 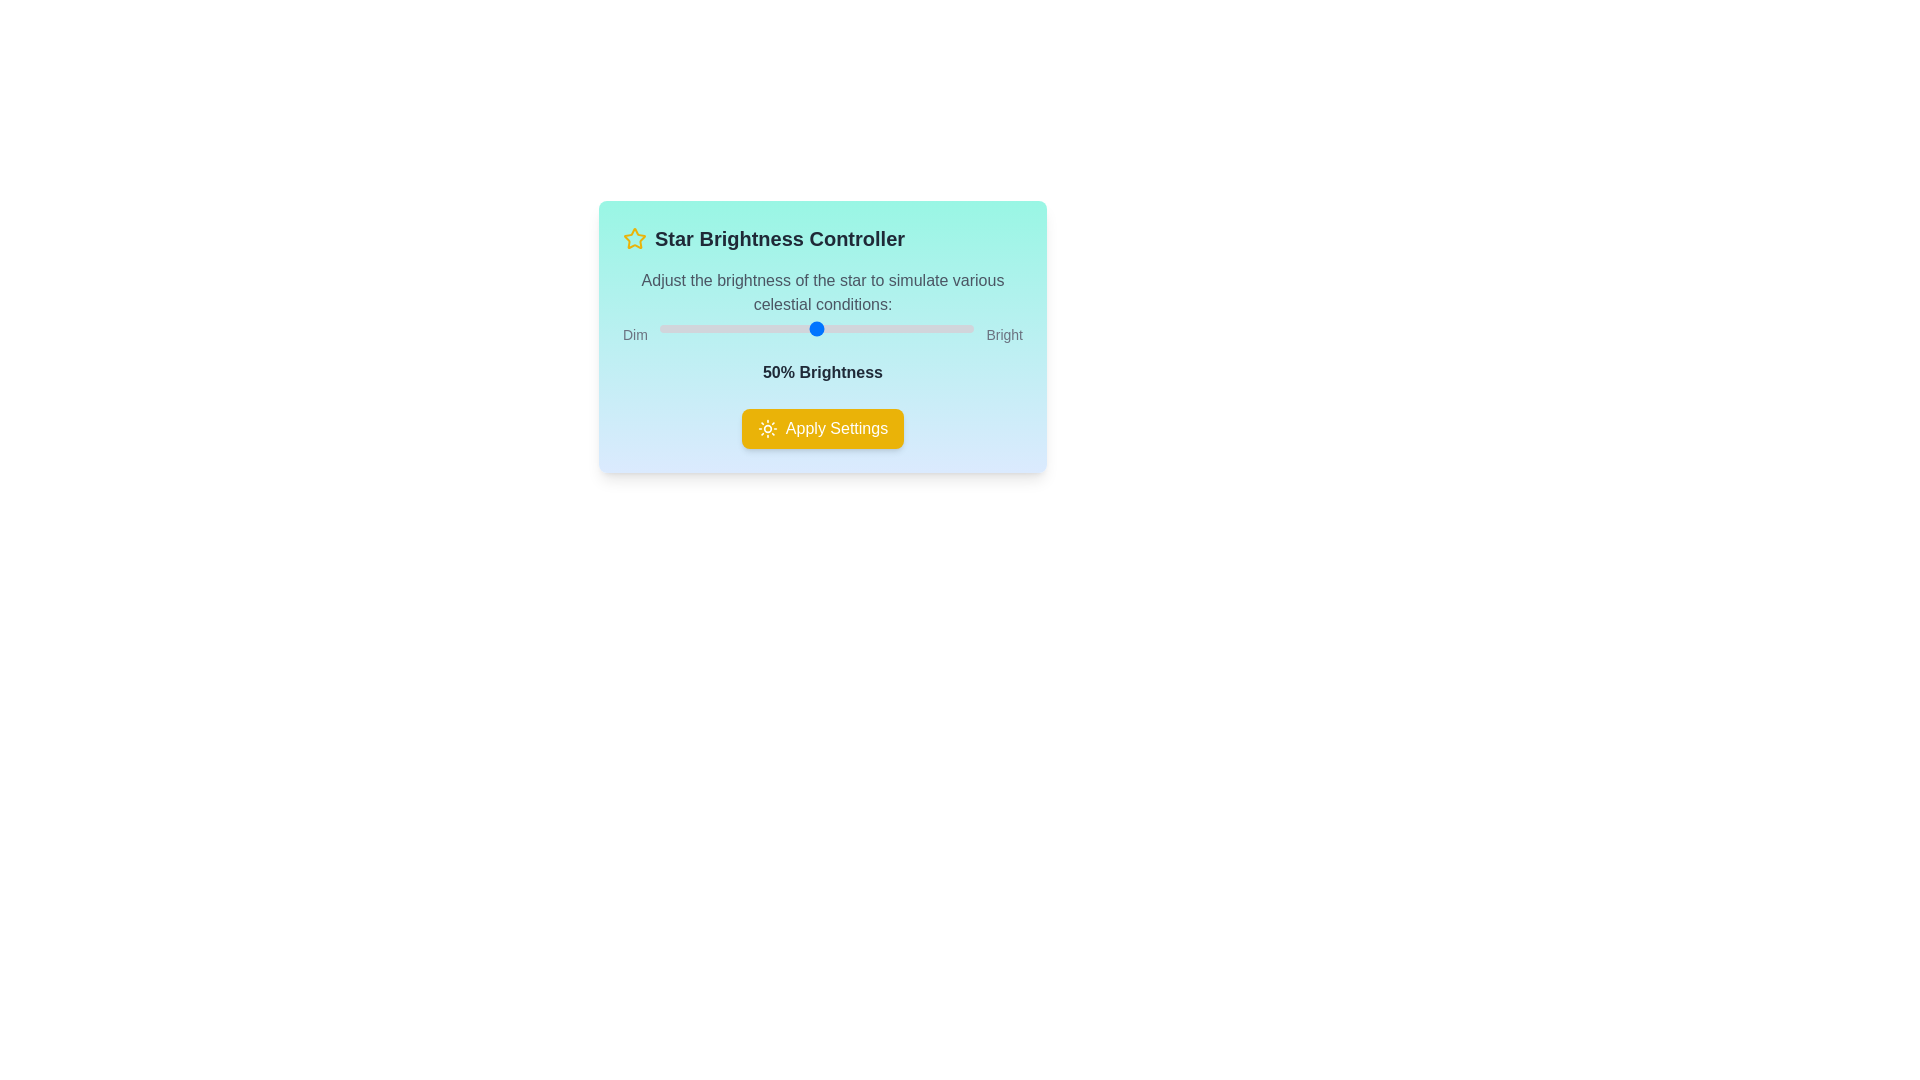 What do you see at coordinates (951, 327) in the screenshot?
I see `the brightness slider to 93%` at bounding box center [951, 327].